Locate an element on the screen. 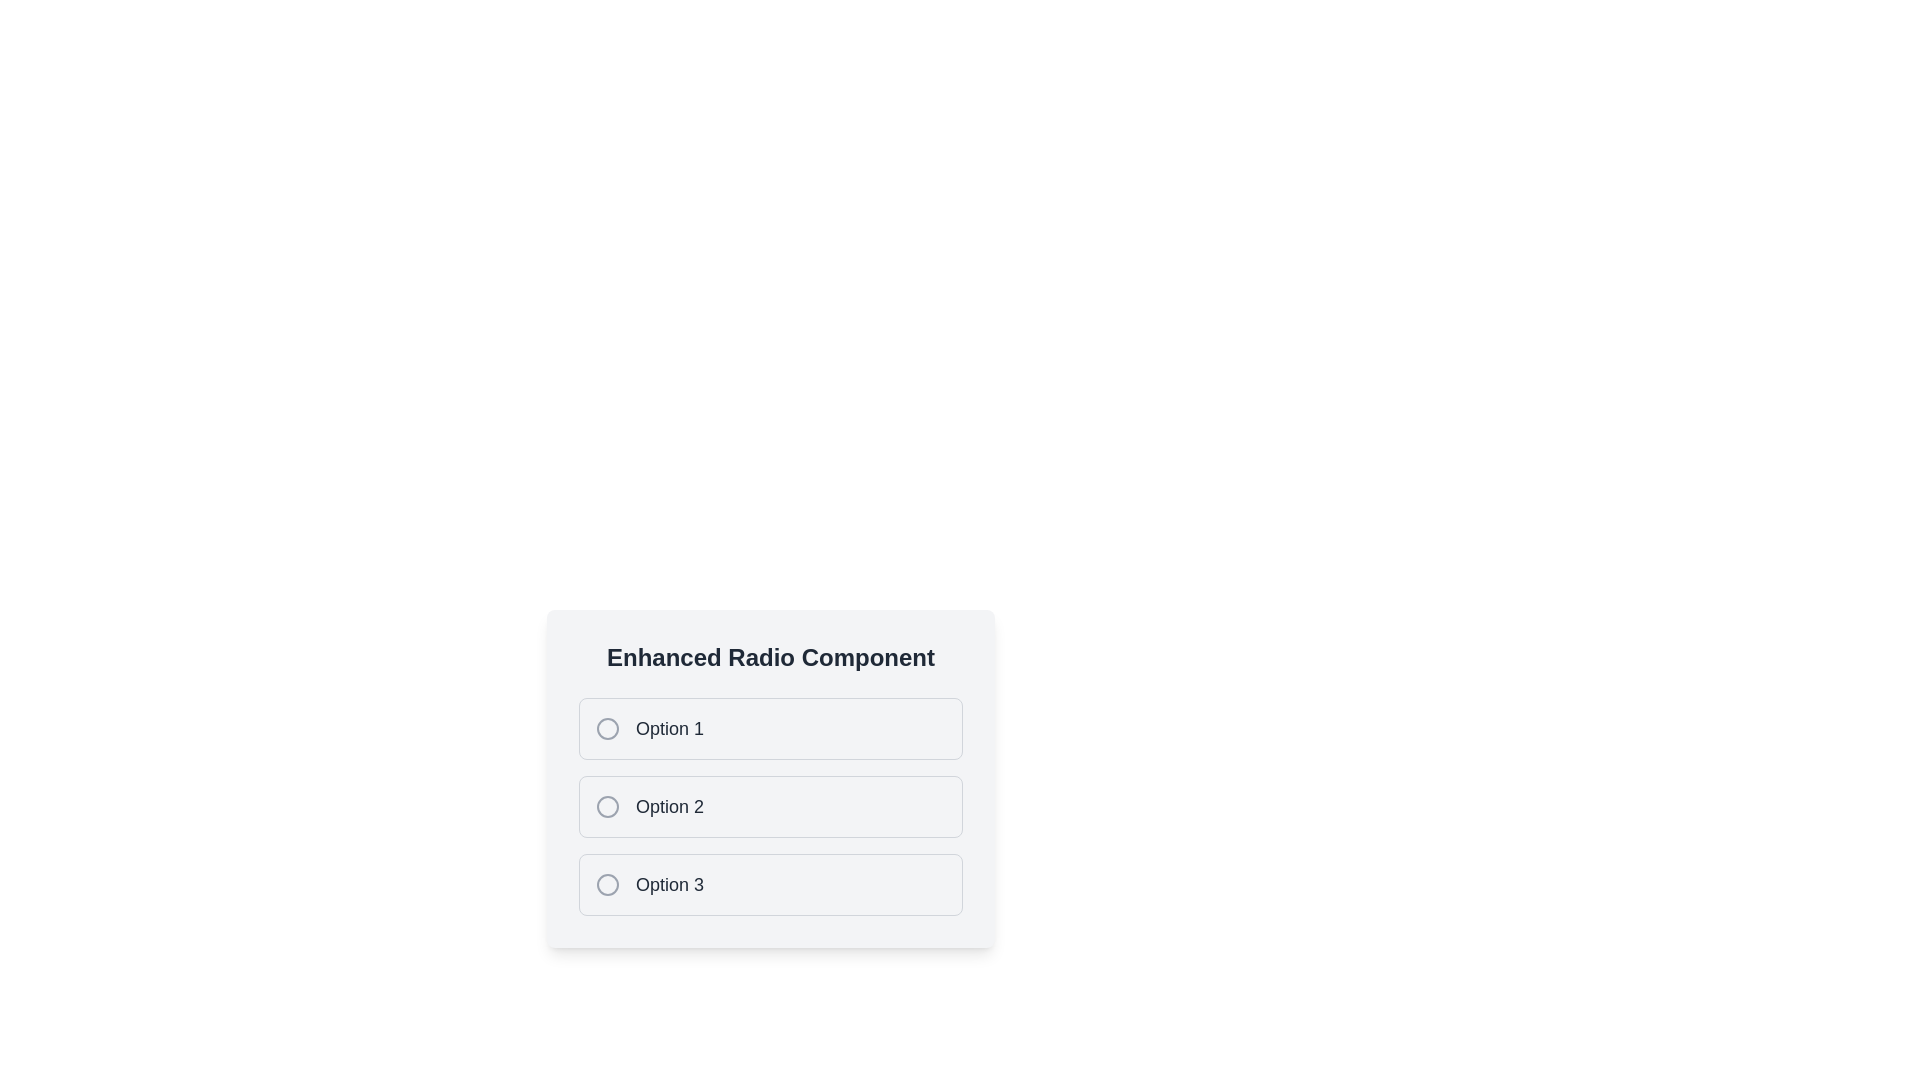 This screenshot has height=1080, width=1920. the radio button labeled 'Option 3' is located at coordinates (770, 883).